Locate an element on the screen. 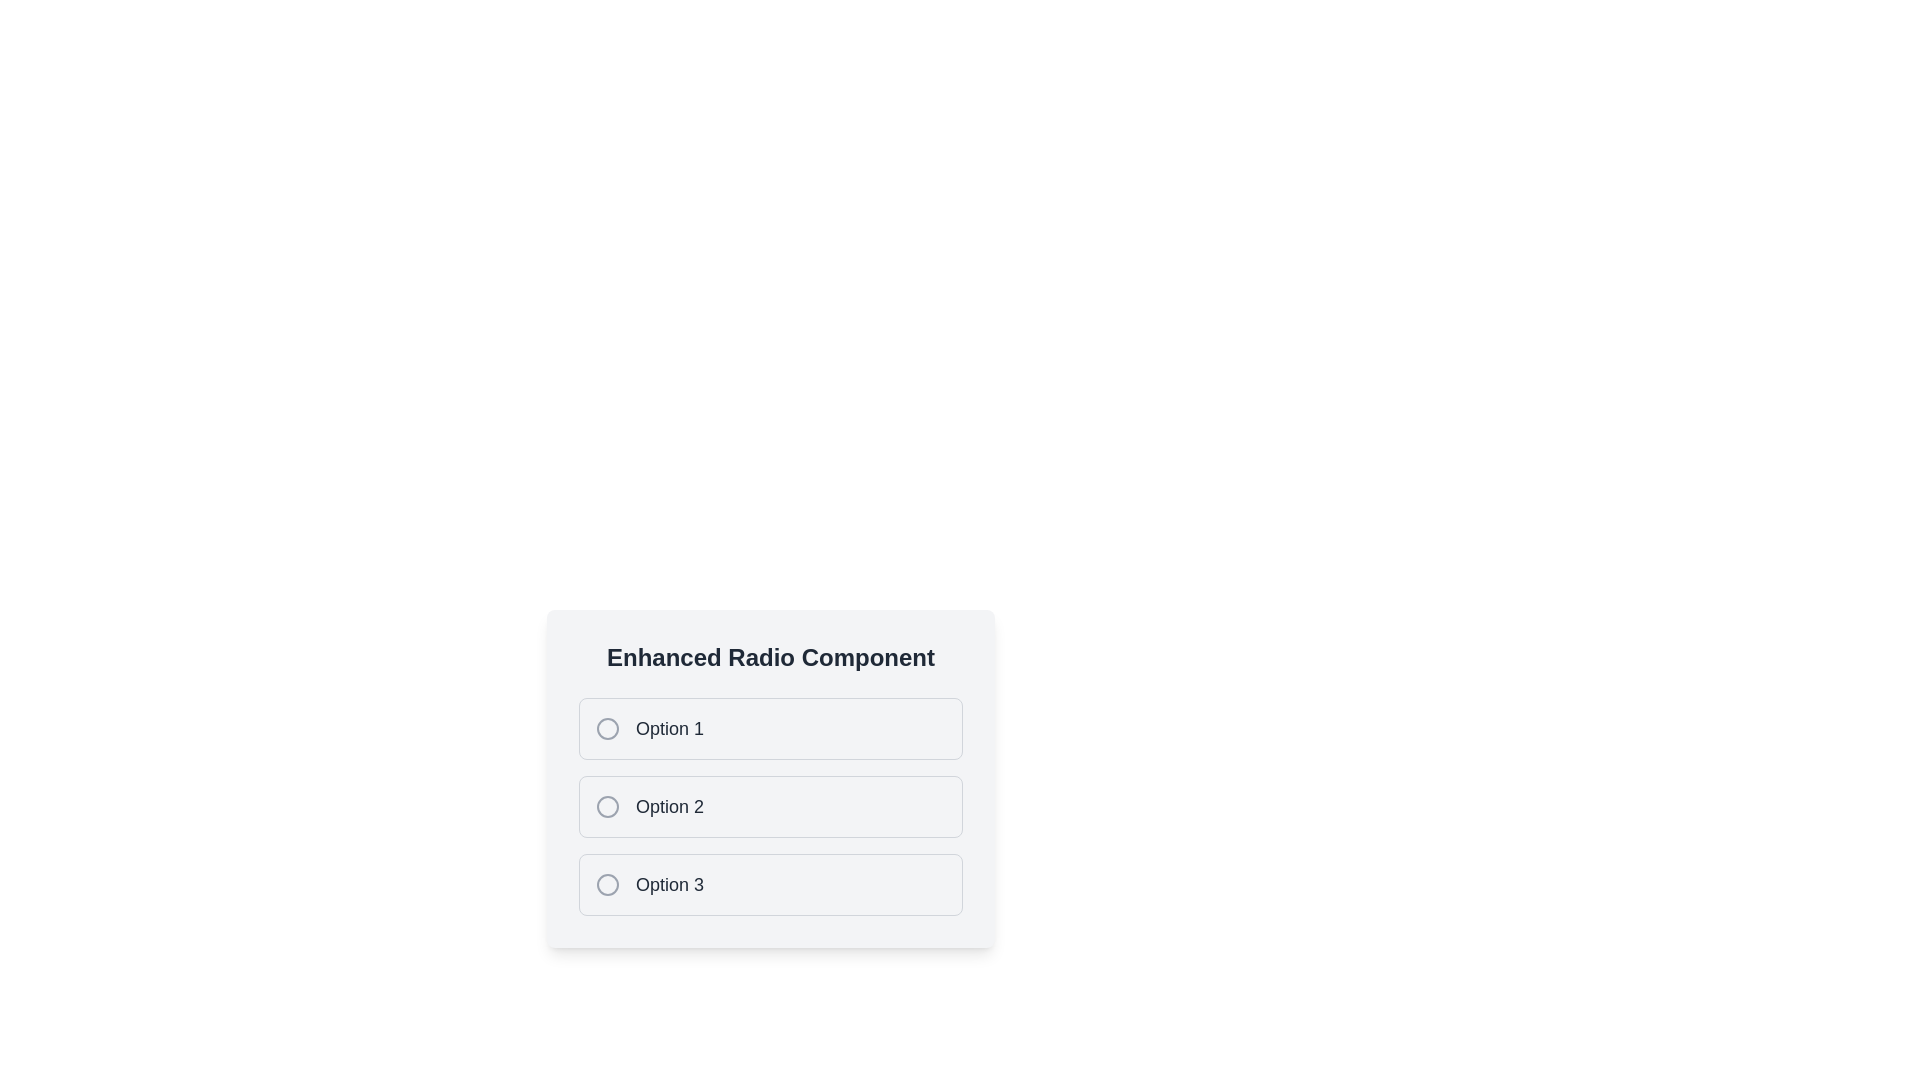 This screenshot has height=1080, width=1920. the radio button labeled 'Option 3' is located at coordinates (770, 883).